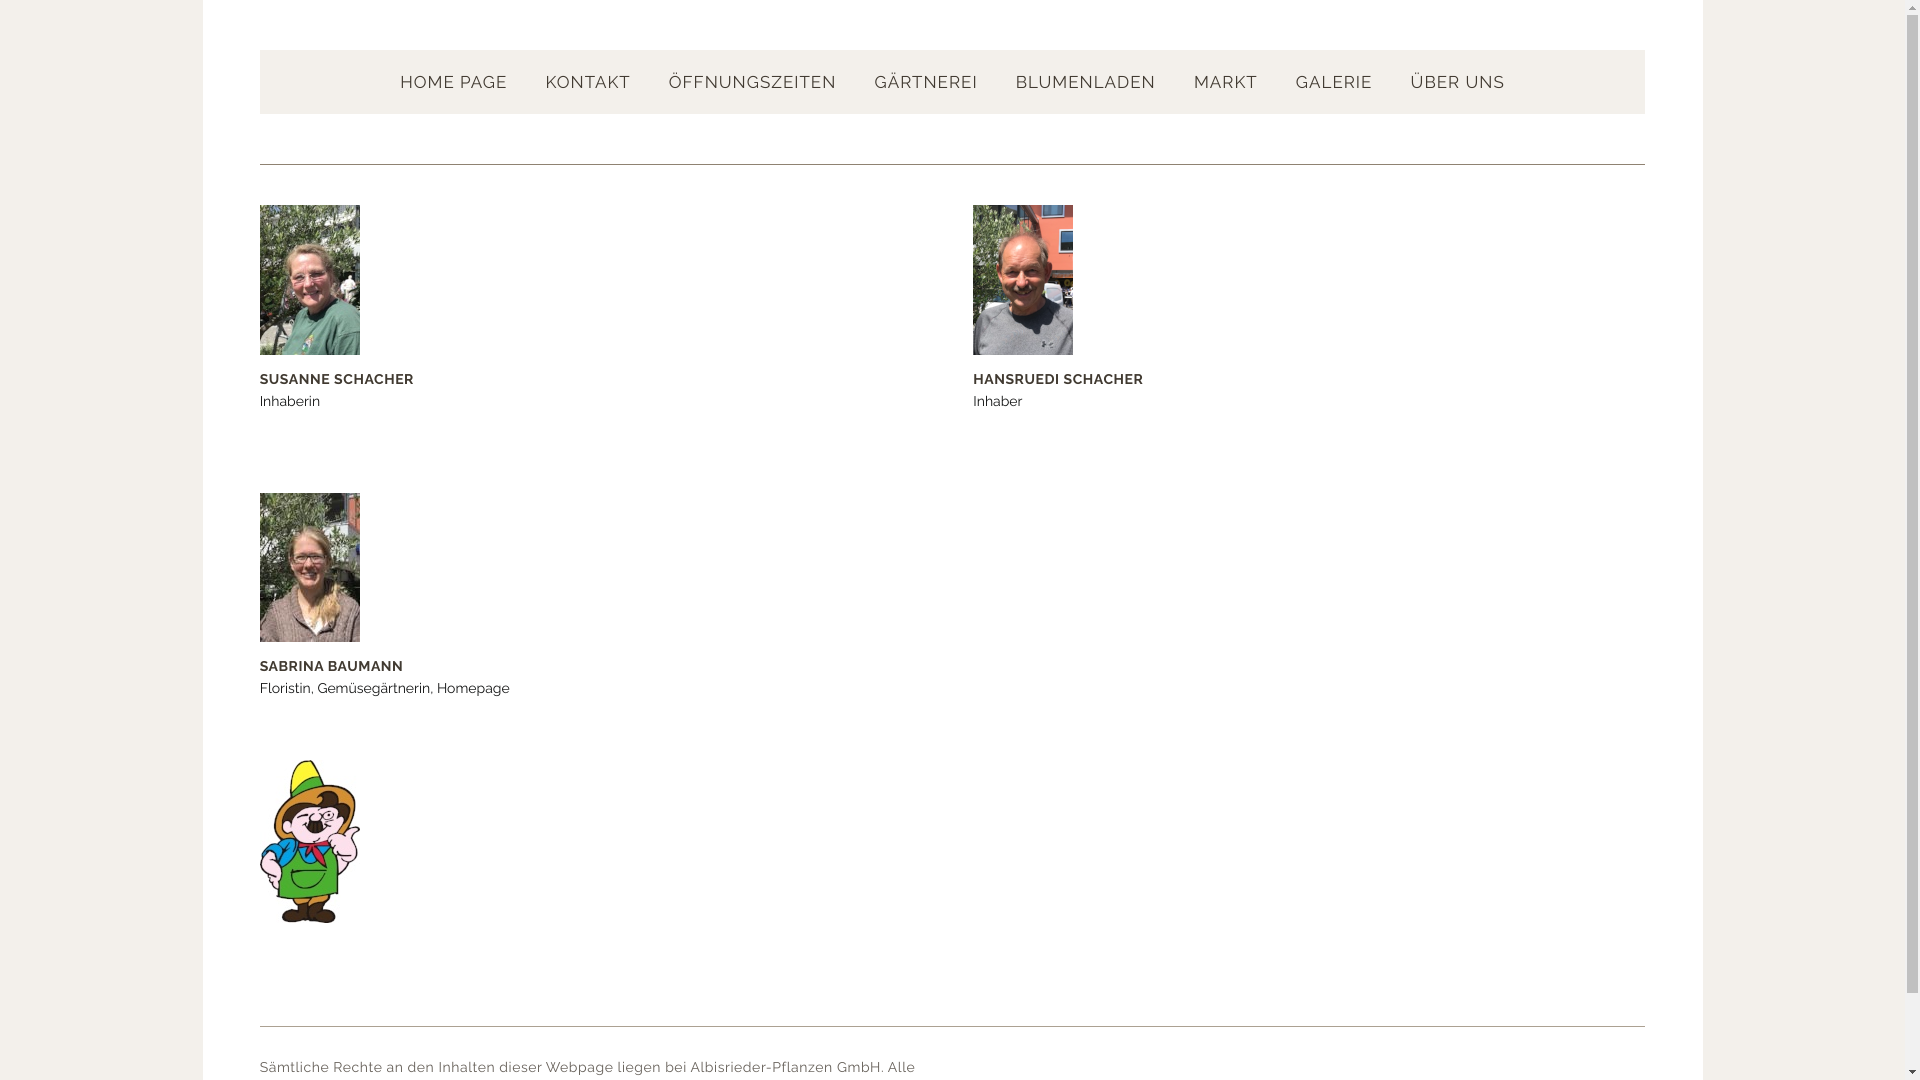 The height and width of the screenshot is (1080, 1920). Describe the element at coordinates (1022, 280) in the screenshot. I see `'Hansruedi Schacher'` at that location.